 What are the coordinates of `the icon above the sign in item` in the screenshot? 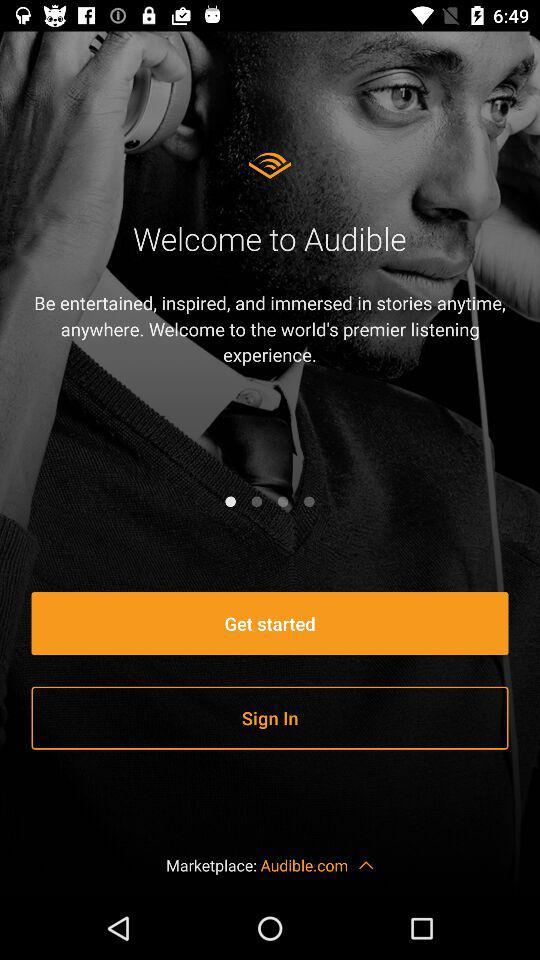 It's located at (270, 622).